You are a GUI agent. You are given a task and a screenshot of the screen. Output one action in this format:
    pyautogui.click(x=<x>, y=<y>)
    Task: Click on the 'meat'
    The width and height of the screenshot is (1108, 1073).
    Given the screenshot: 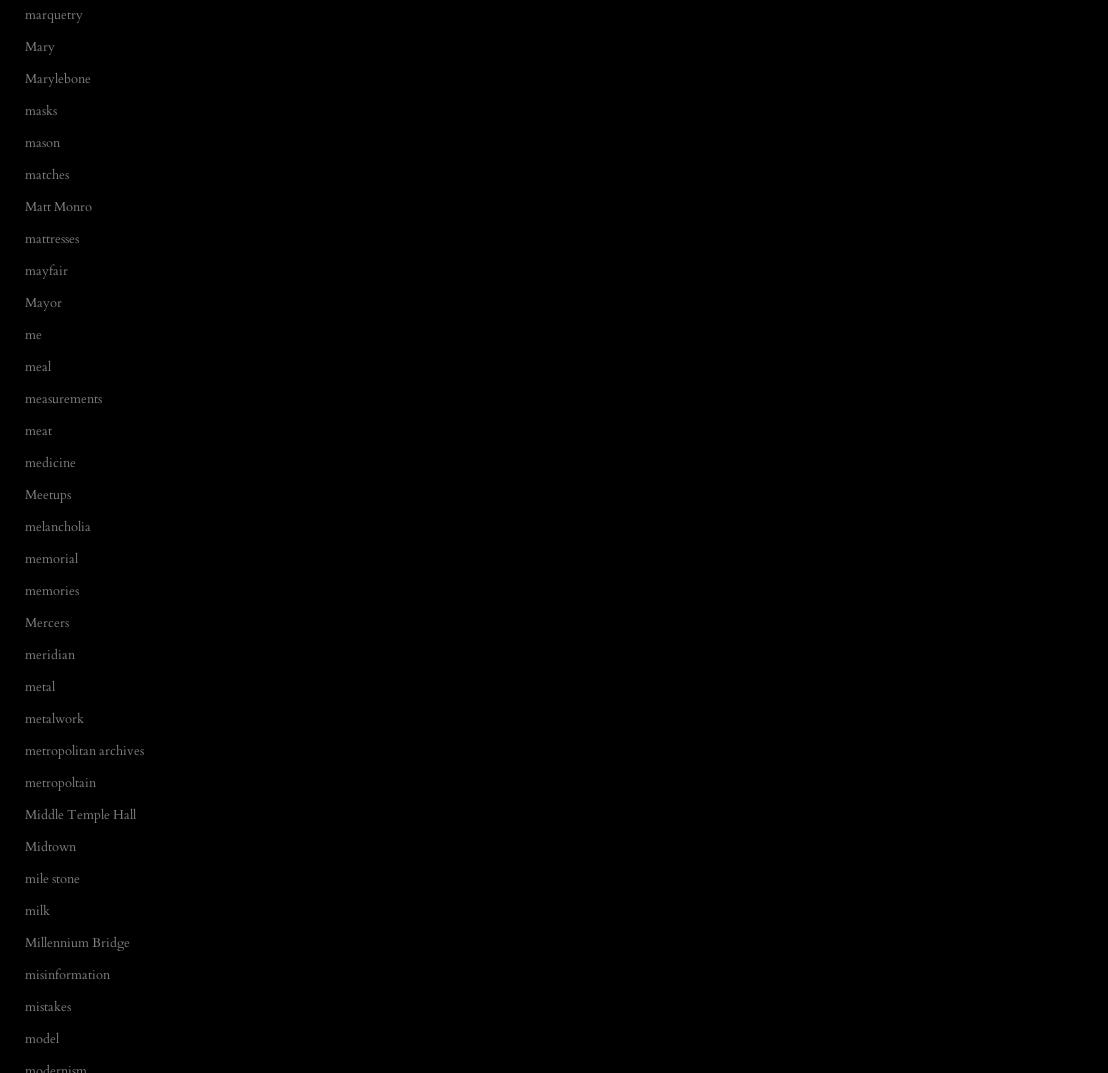 What is the action you would take?
    pyautogui.click(x=38, y=429)
    